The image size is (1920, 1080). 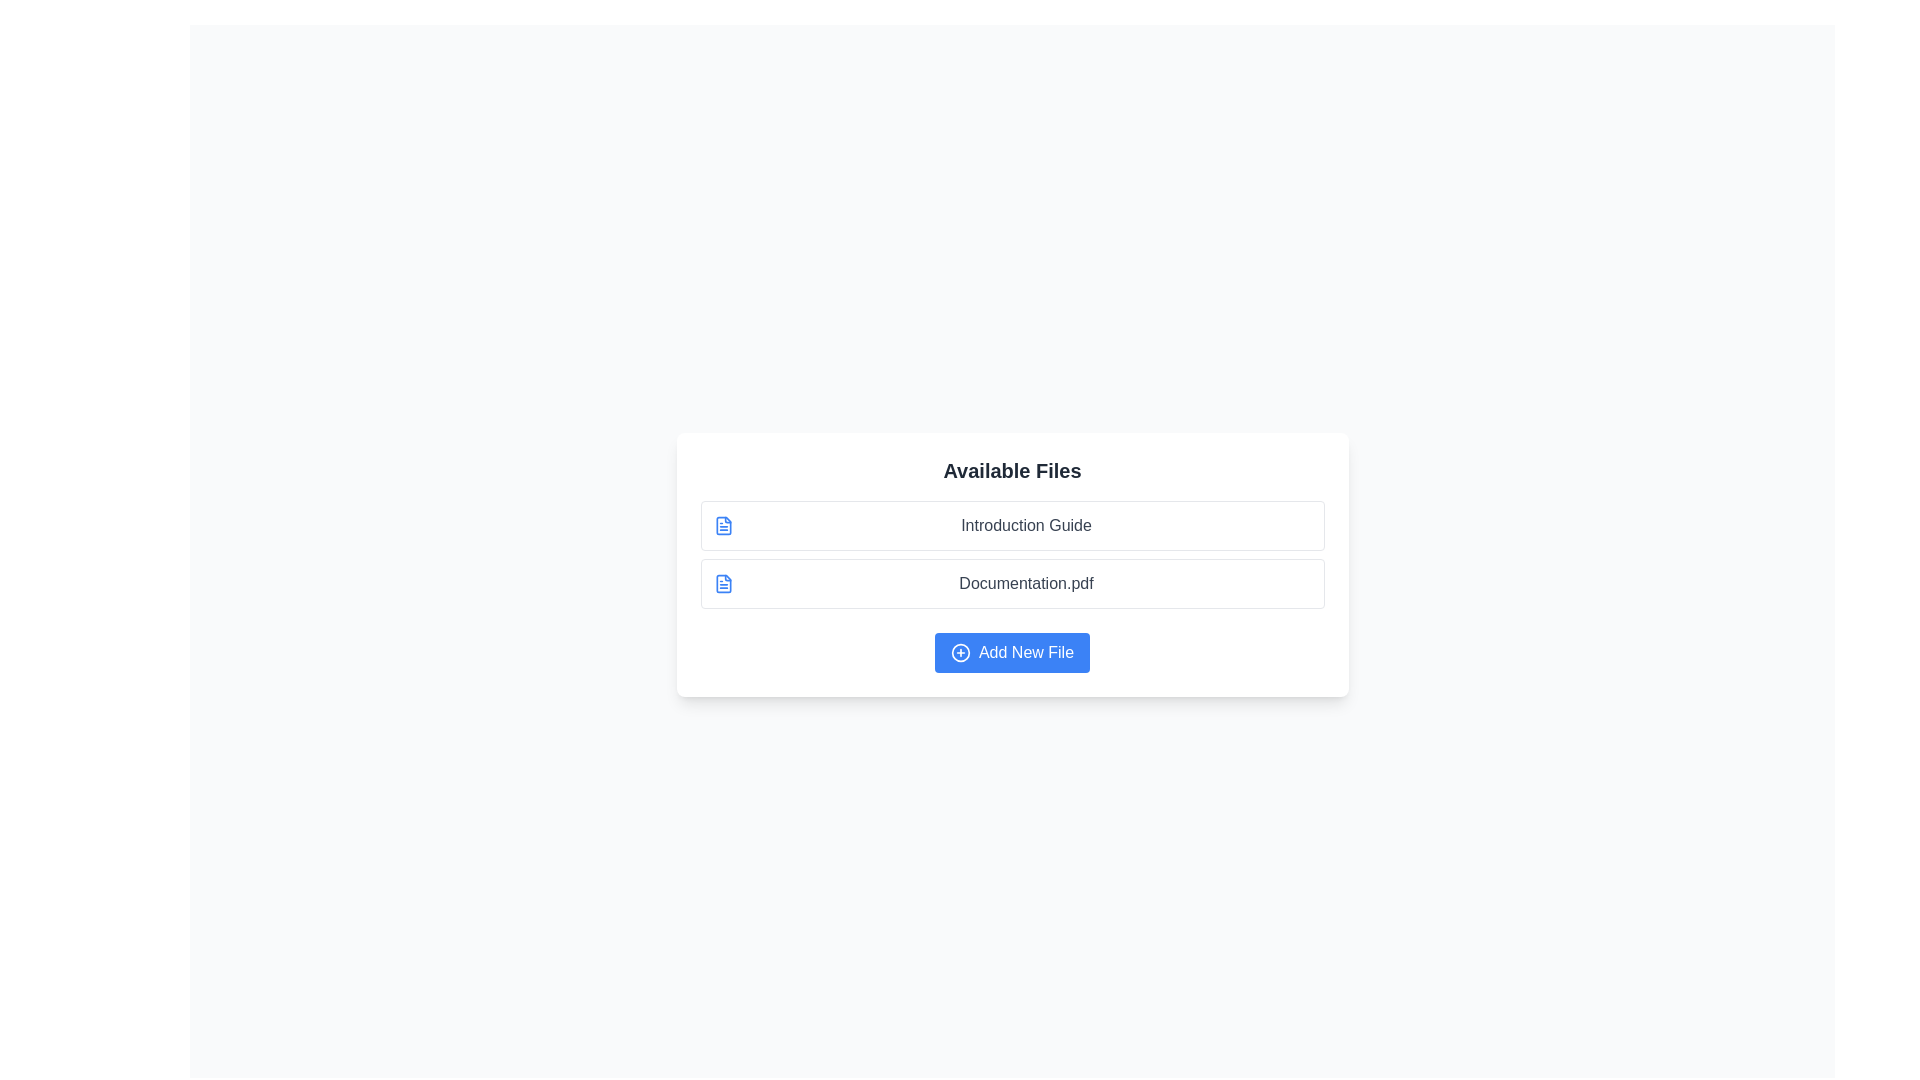 What do you see at coordinates (1026, 524) in the screenshot?
I see `text label displaying the name of the file or document labeled 'Introduction Guide', located below the title 'Available Files' and to the right of a blue file icon` at bounding box center [1026, 524].